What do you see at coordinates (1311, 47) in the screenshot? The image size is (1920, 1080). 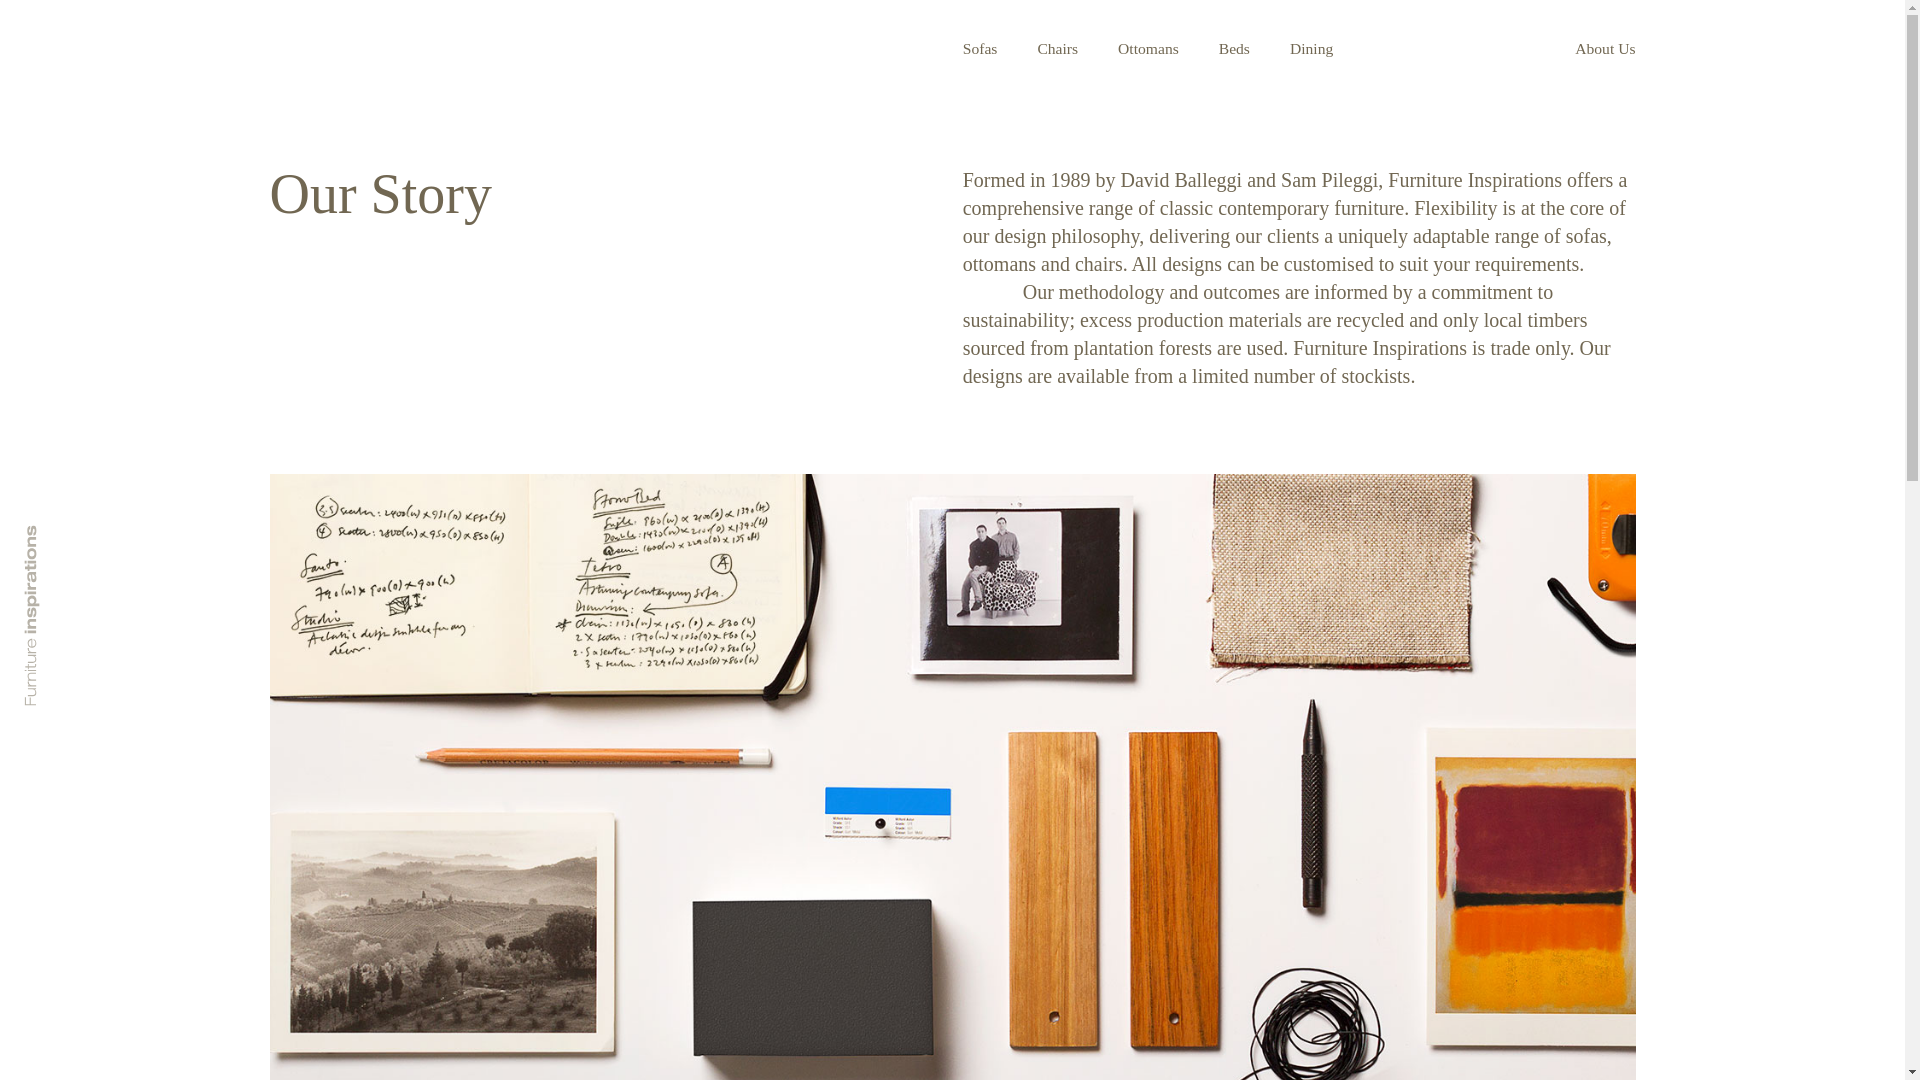 I see `'Dining'` at bounding box center [1311, 47].